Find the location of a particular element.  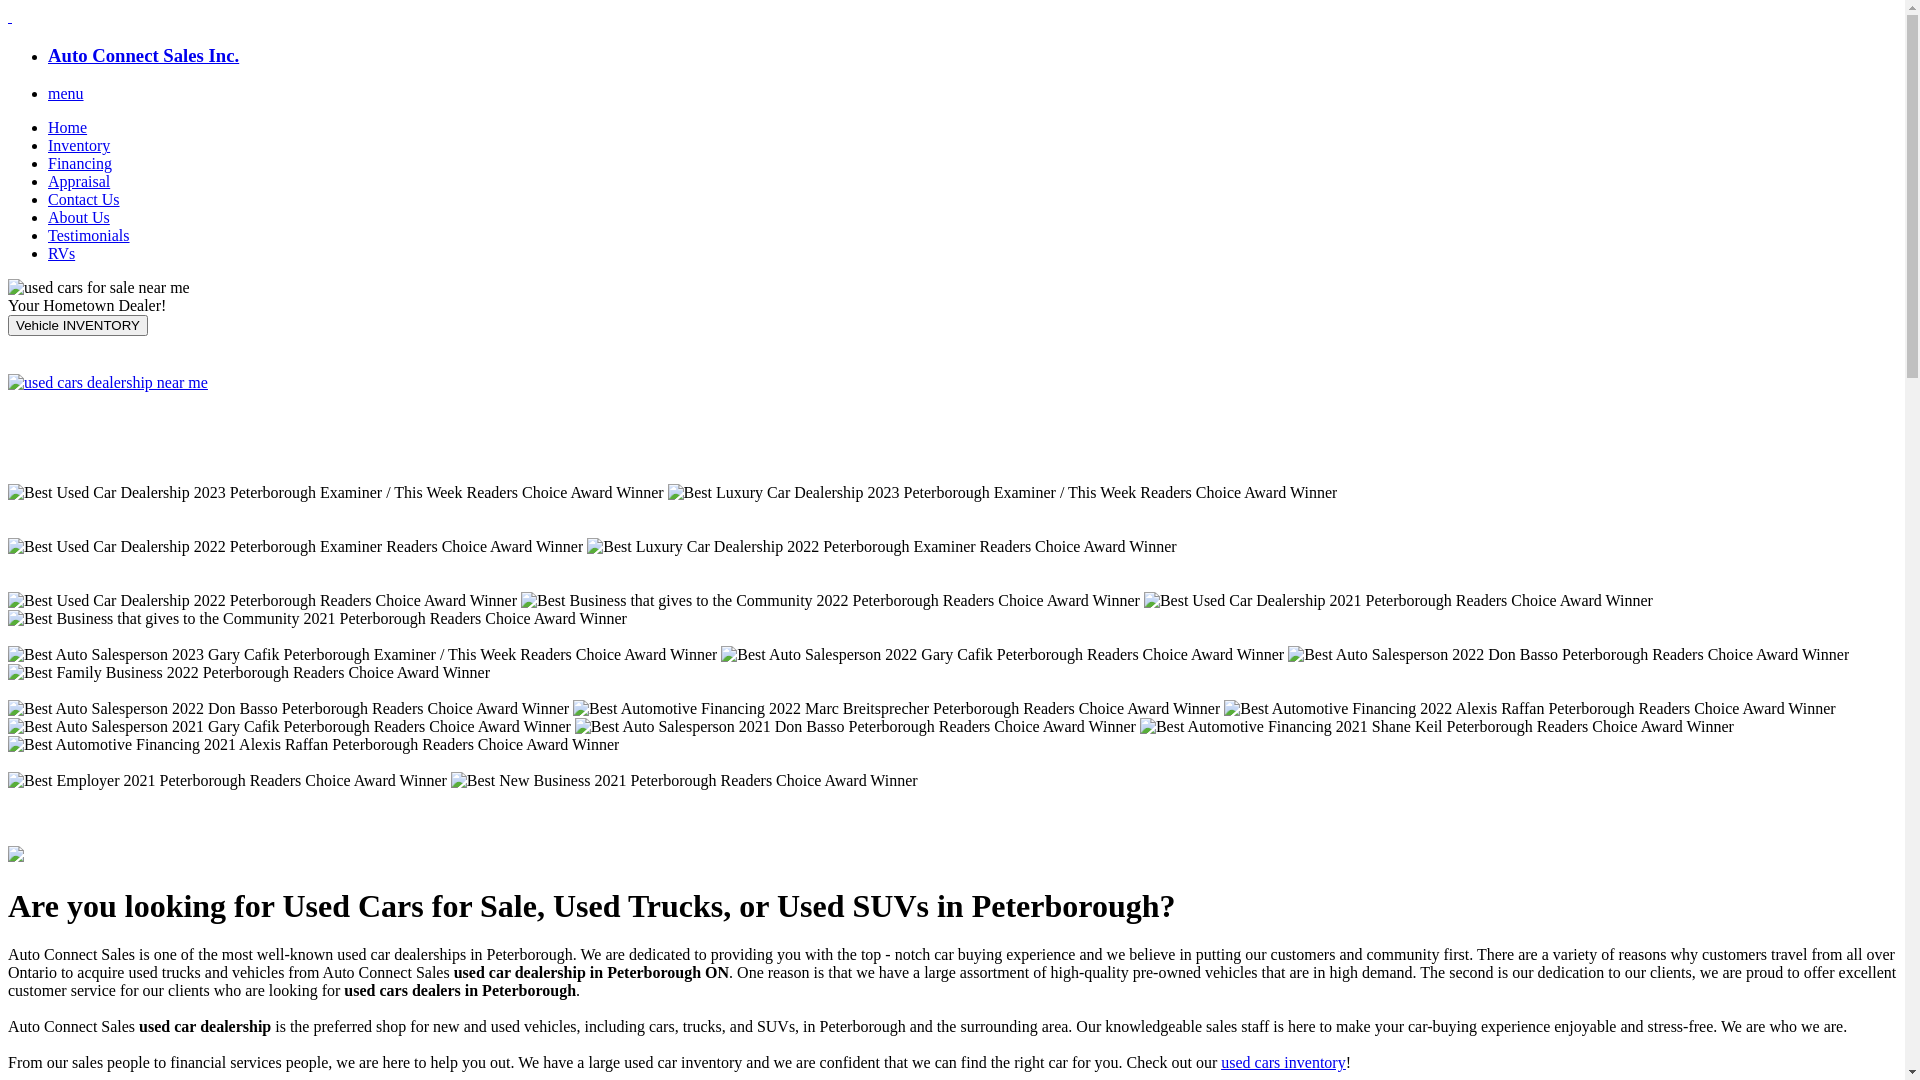

'Vehicle INVENTORY' is located at coordinates (77, 323).